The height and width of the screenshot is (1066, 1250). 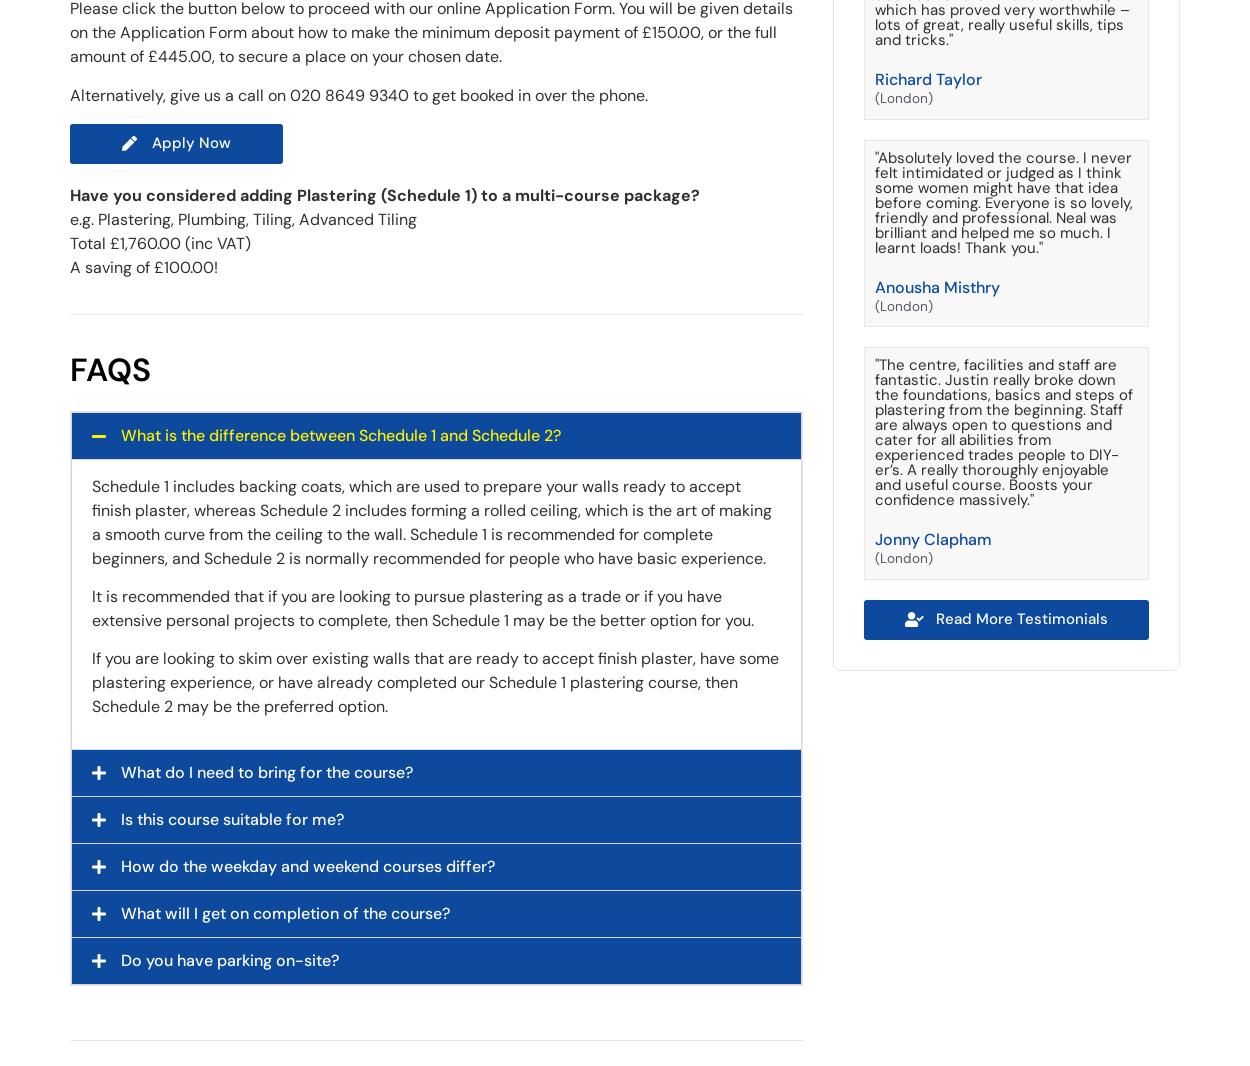 I want to click on 'What will I get on completion of the course?', so click(x=285, y=912).